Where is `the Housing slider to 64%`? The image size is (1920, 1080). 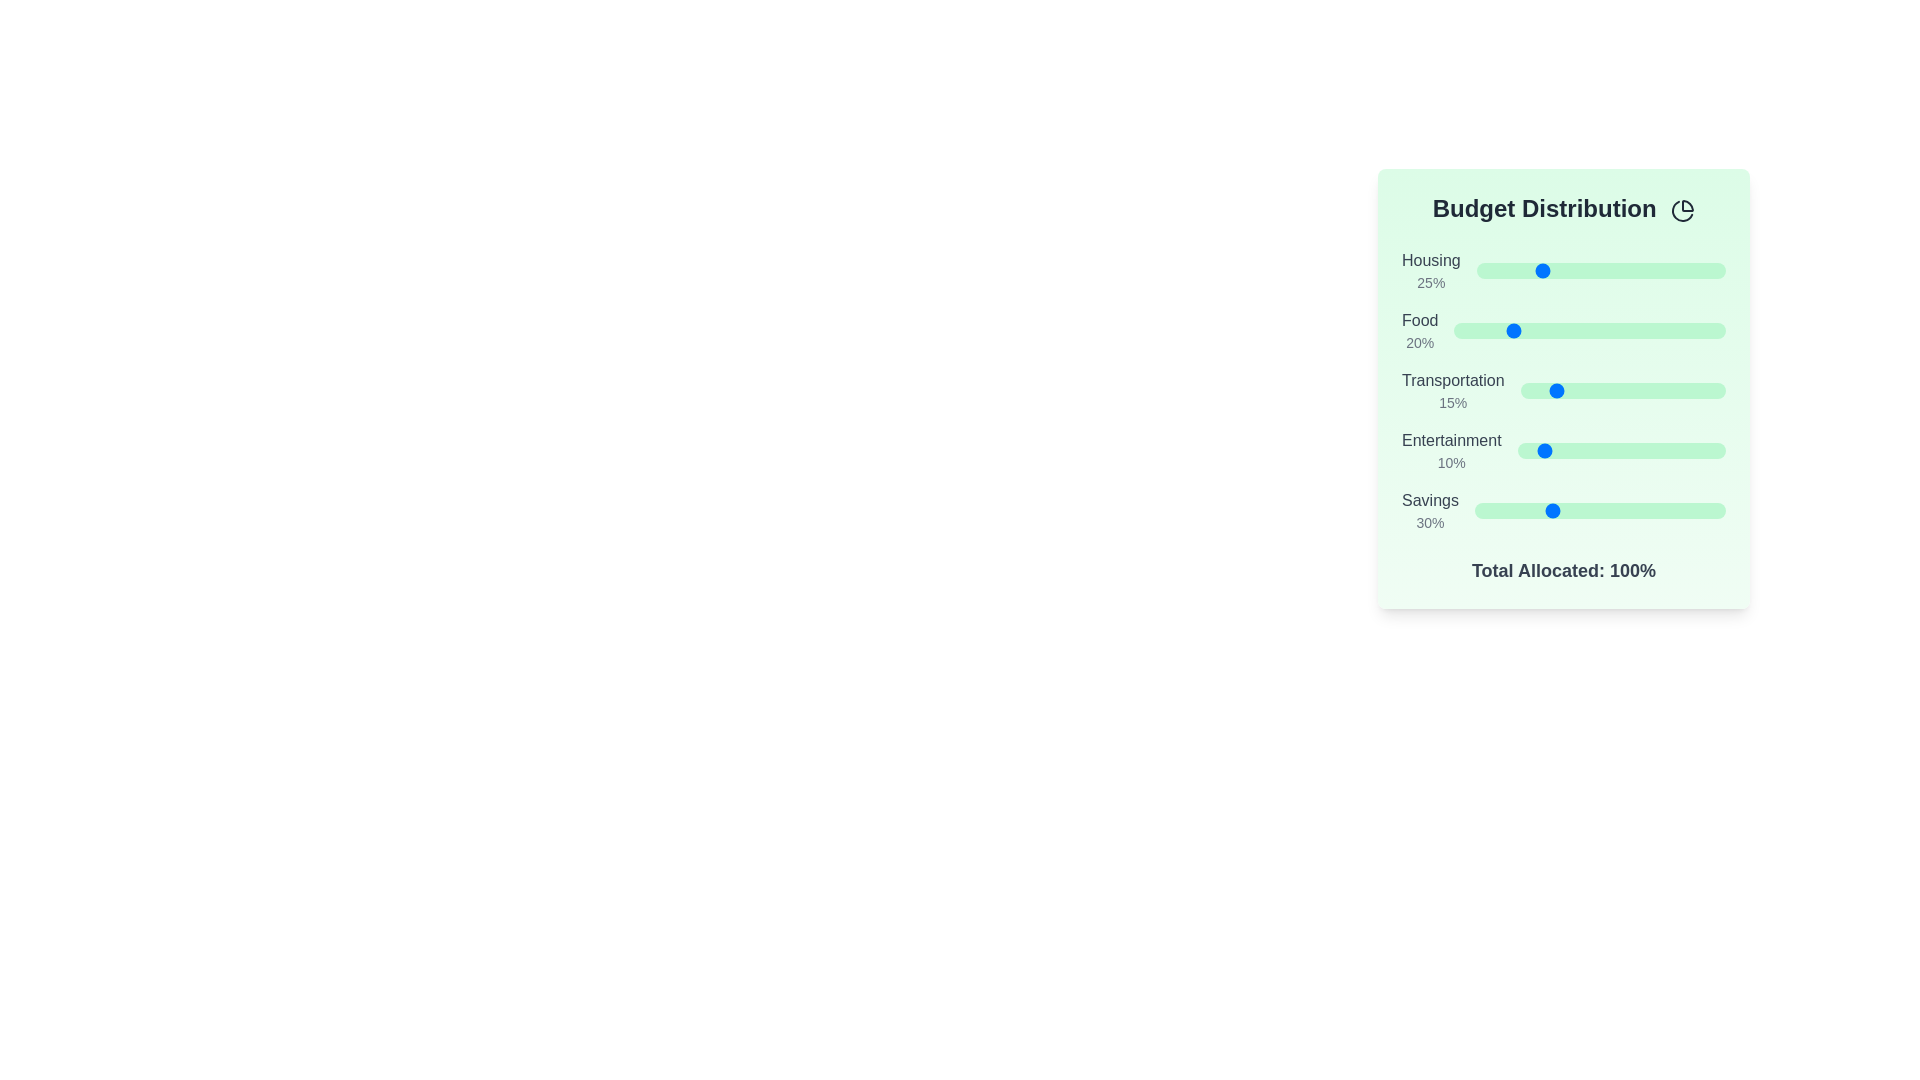 the Housing slider to 64% is located at coordinates (1636, 270).